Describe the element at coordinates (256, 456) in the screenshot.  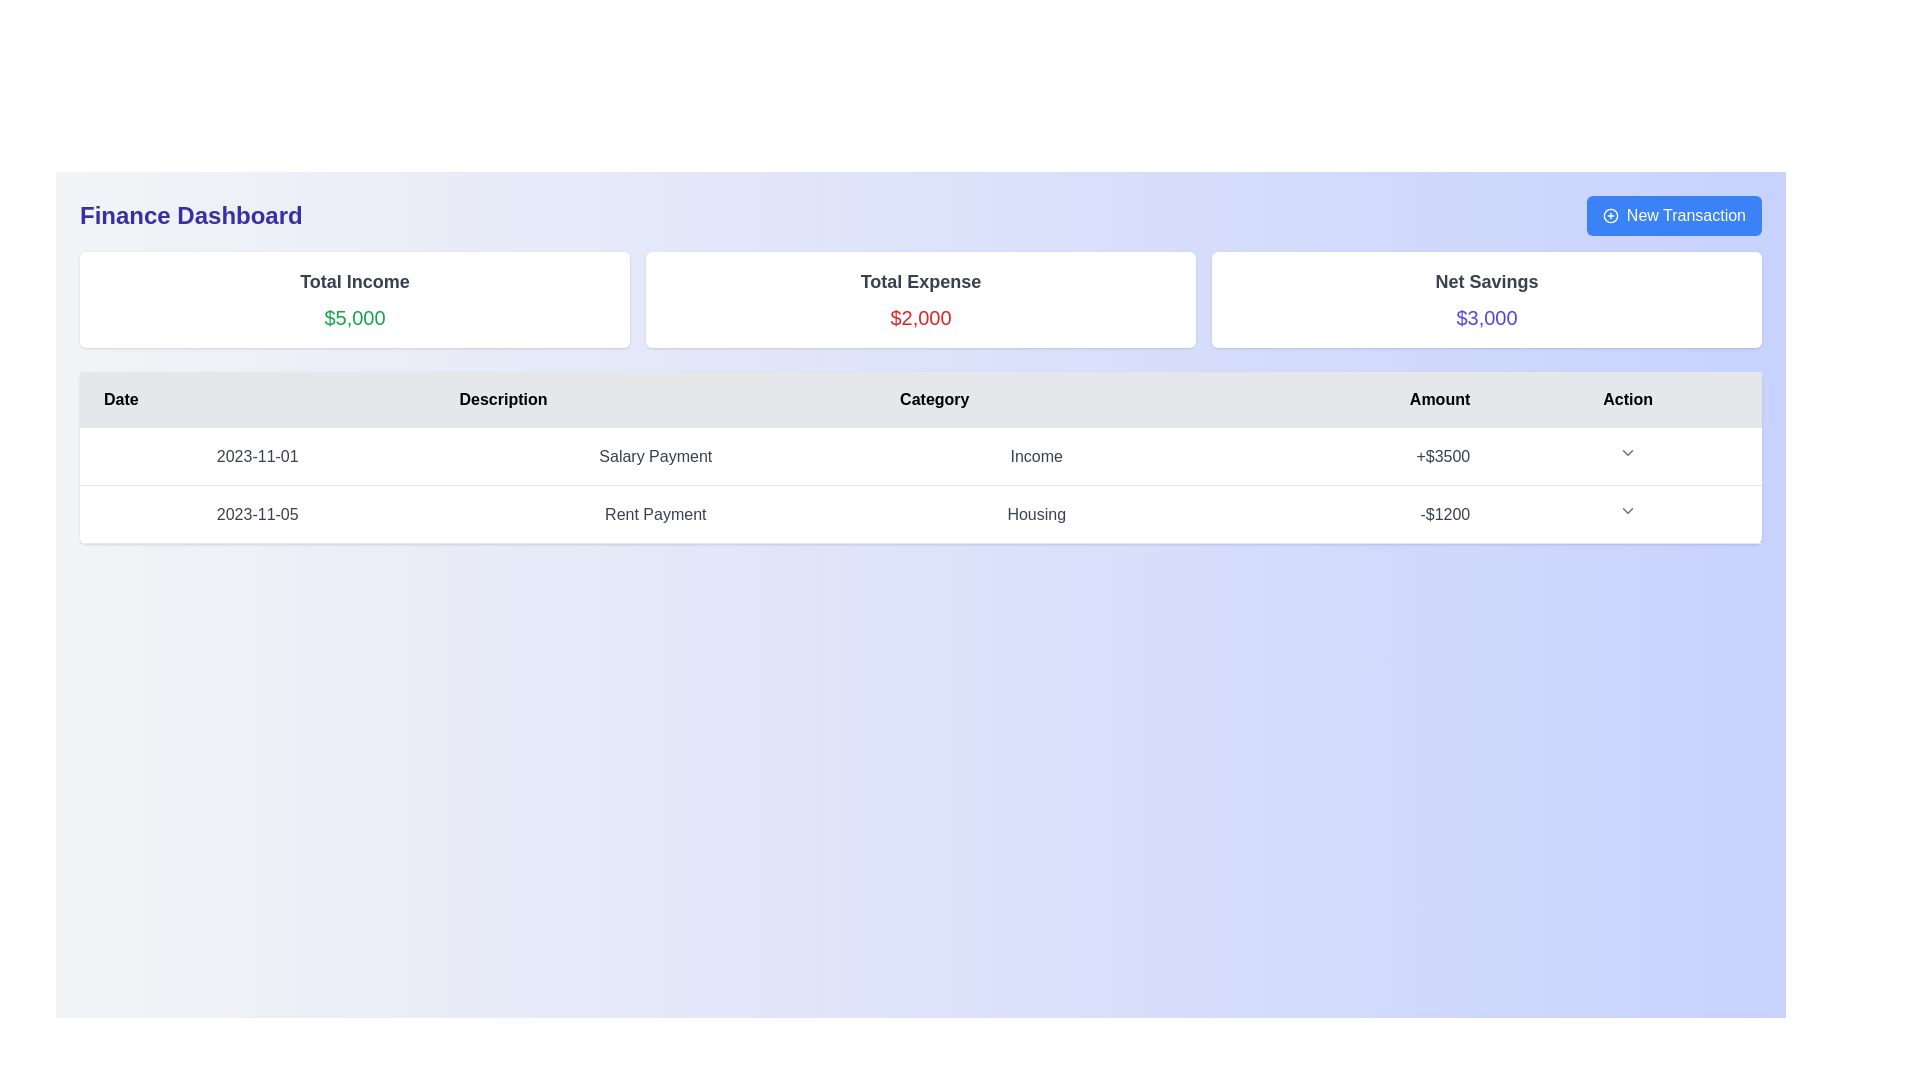
I see `the table cell that indicates the date associated with a financial transaction, located in the first row and first column under the 'Date' header` at that location.